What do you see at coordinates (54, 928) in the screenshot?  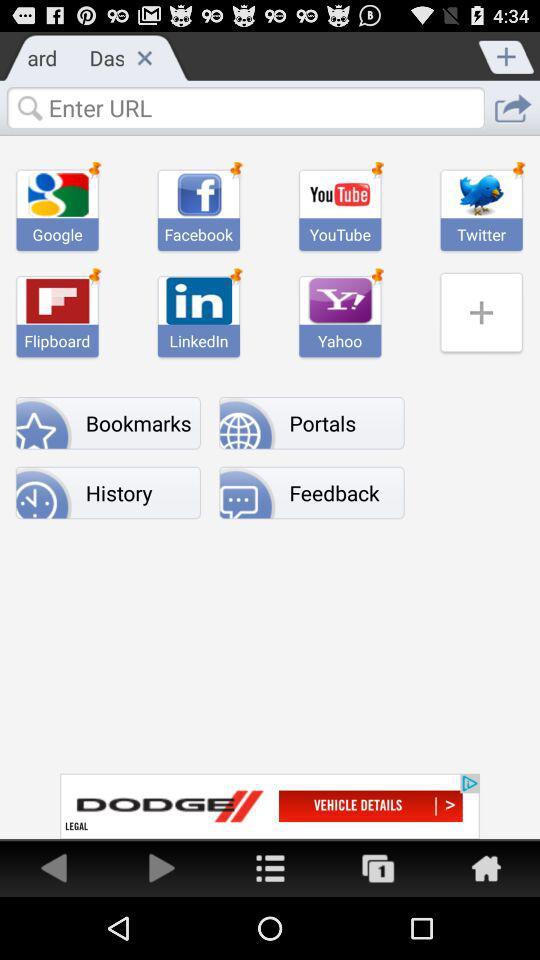 I see `the arrow_backward icon` at bounding box center [54, 928].